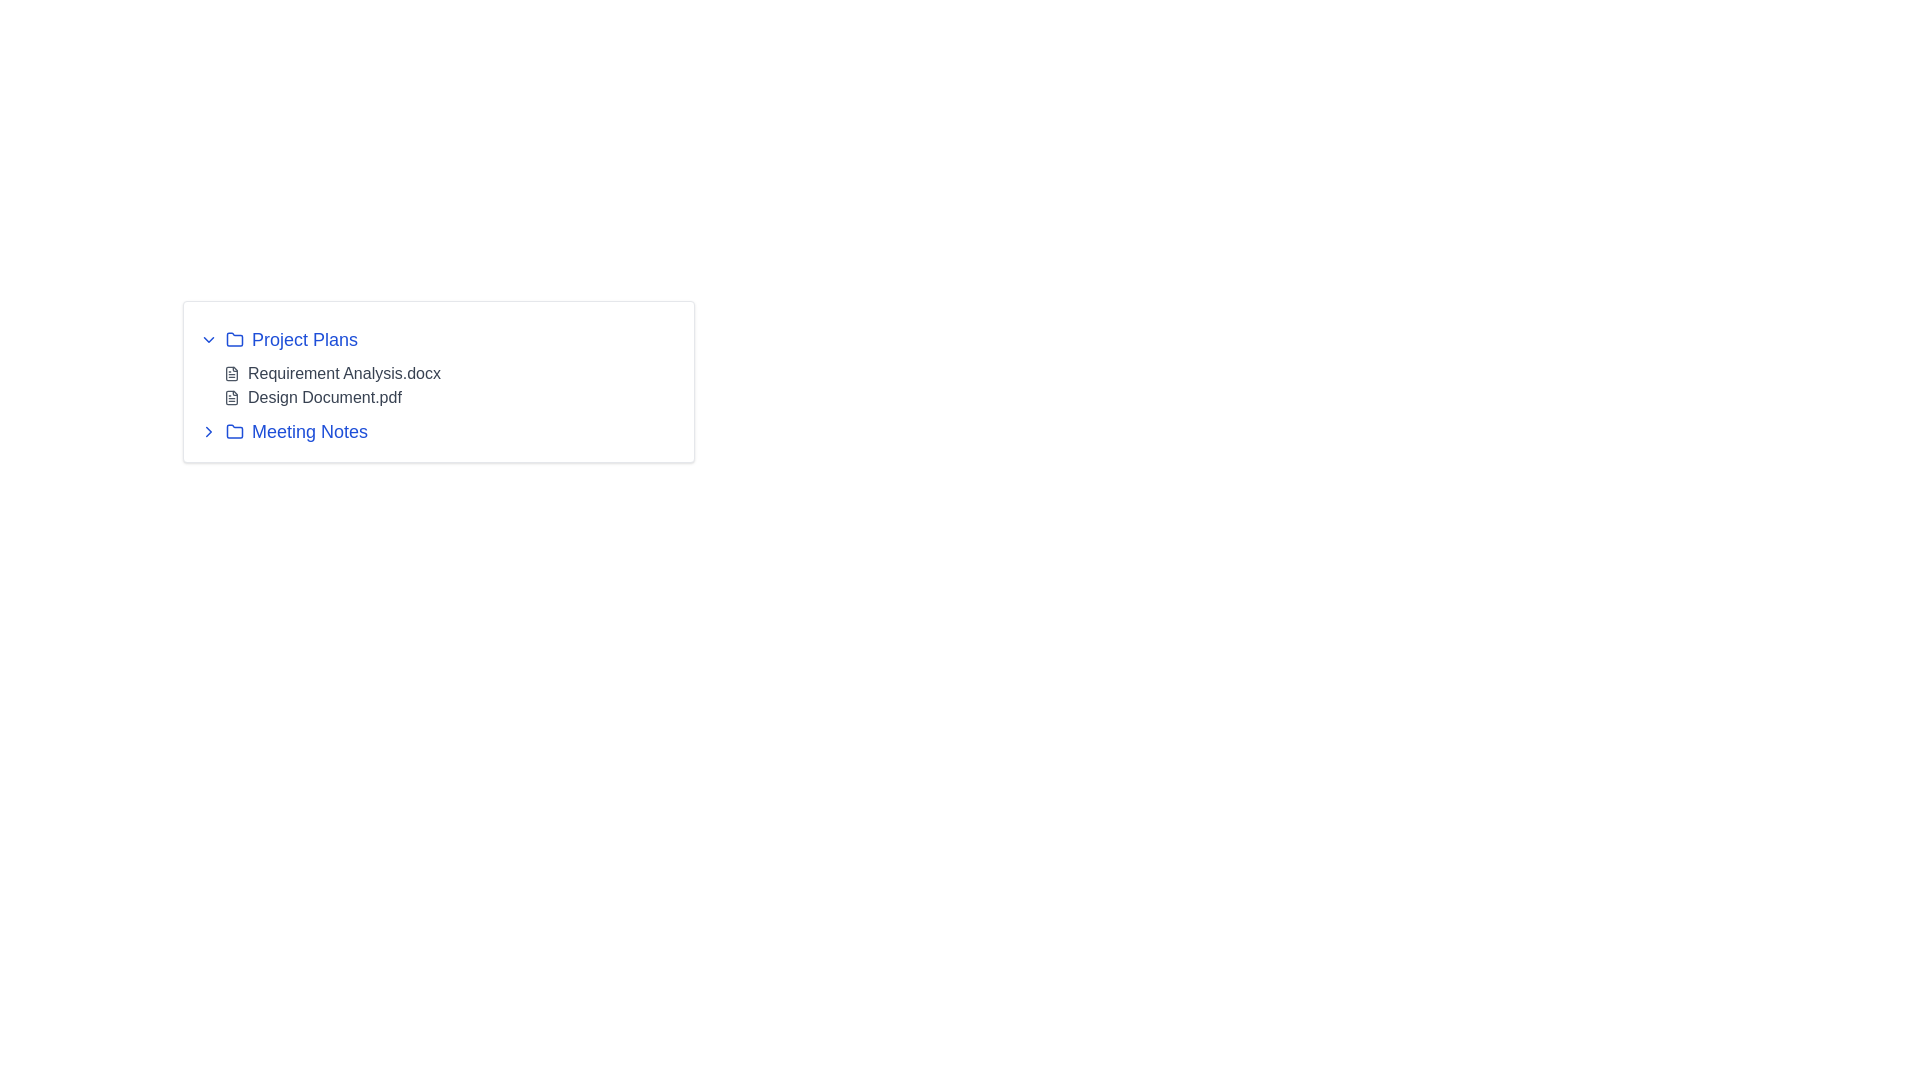 Image resolution: width=1920 pixels, height=1080 pixels. Describe the element at coordinates (235, 431) in the screenshot. I see `the folder icon with a blue outline representing a closed folder, located to the left of the text 'Meeting Notes'` at that location.